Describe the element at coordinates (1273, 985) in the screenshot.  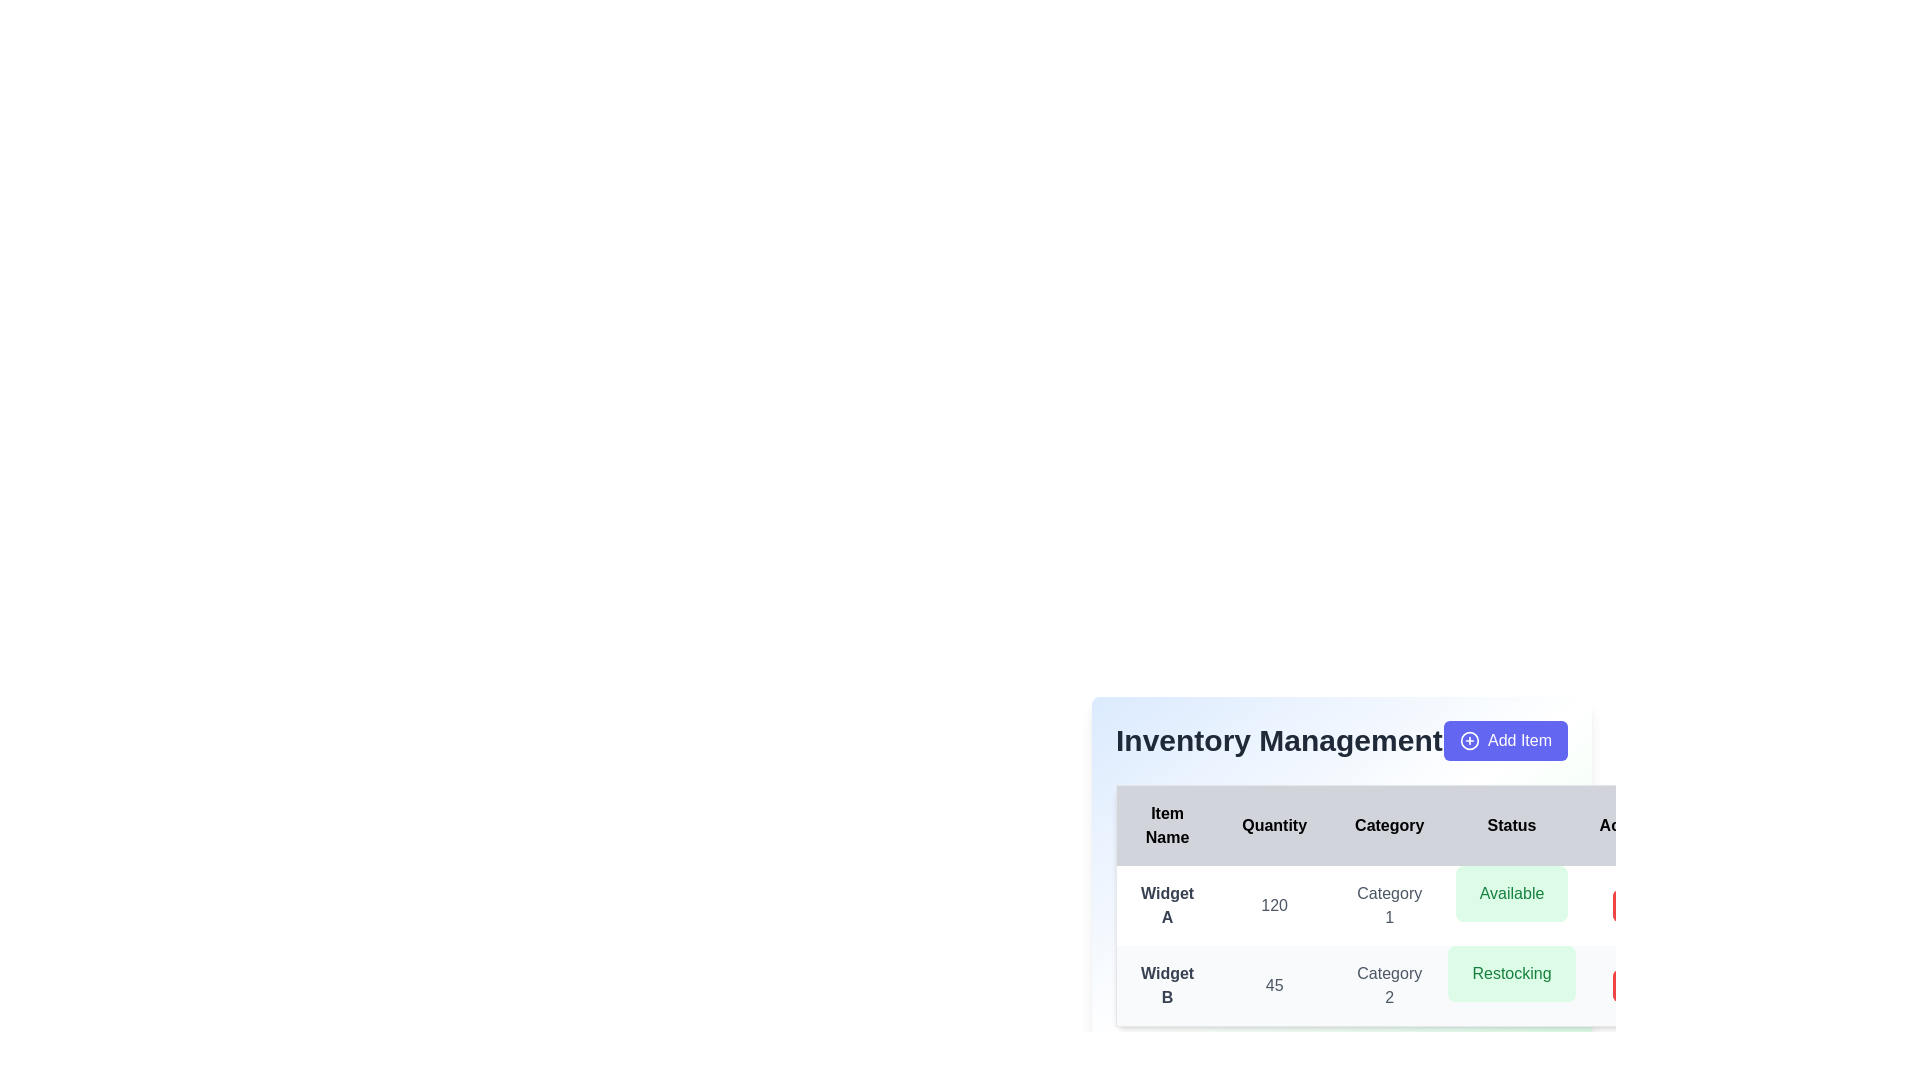
I see `text value '45' from the text component in the second column of the second row of the data table` at that location.